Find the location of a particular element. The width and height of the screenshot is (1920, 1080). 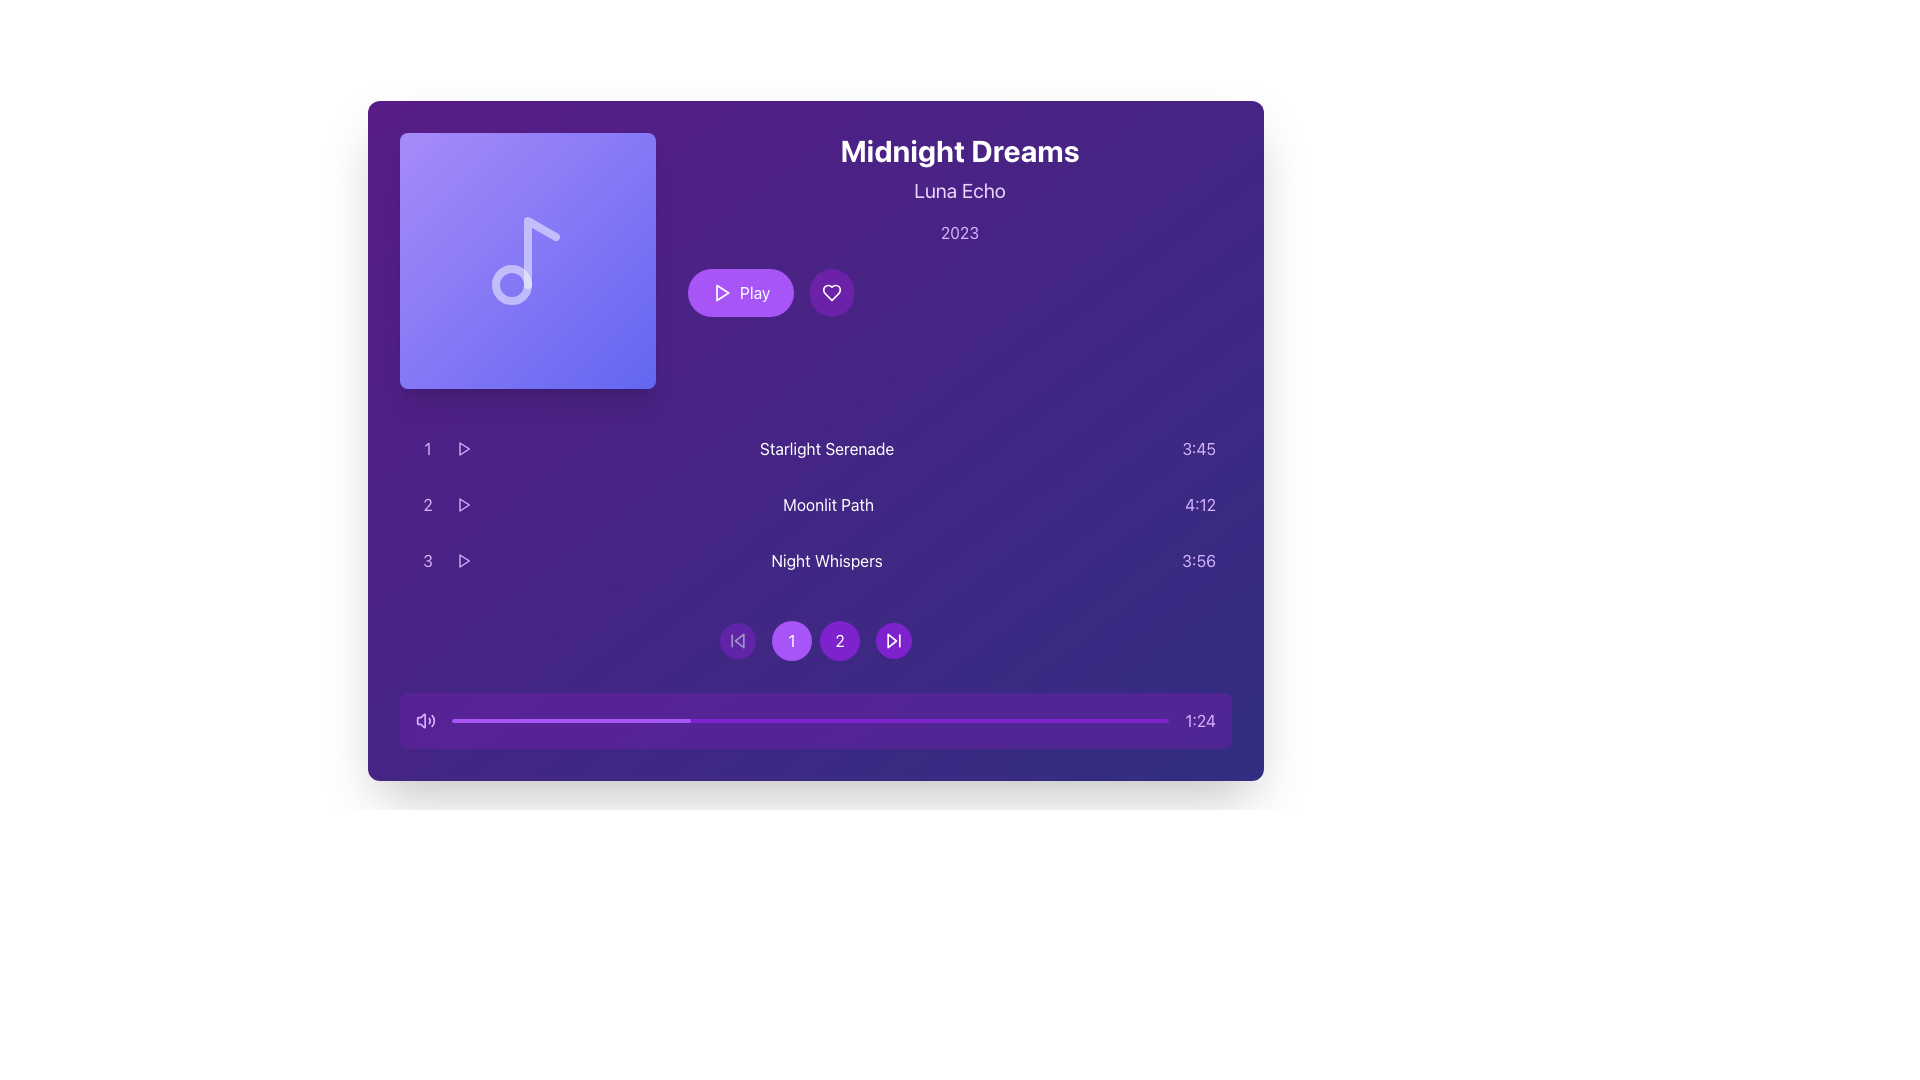

the play button located in the third row of the music playlist interface, adjacent to the number '3', to enable keyboard navigation is located at coordinates (463, 560).